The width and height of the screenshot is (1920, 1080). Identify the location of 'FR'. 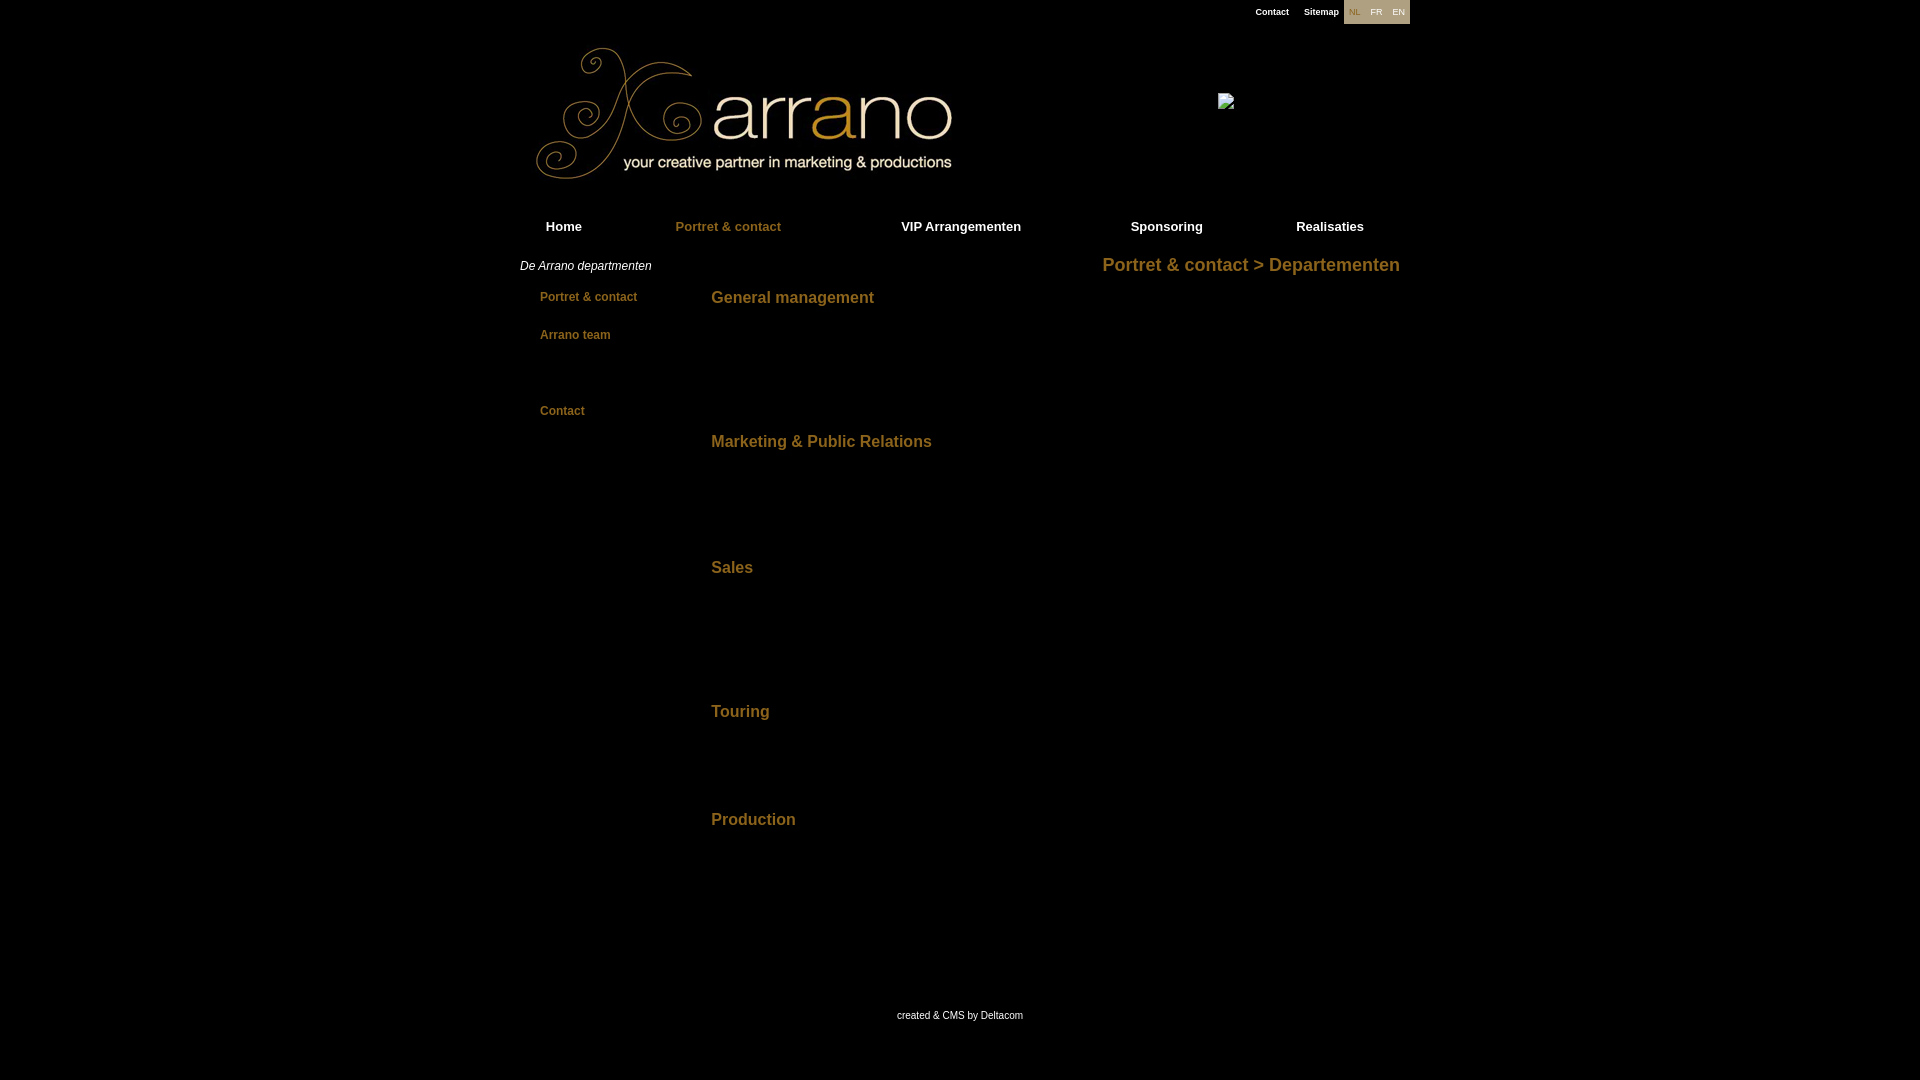
(1375, 11).